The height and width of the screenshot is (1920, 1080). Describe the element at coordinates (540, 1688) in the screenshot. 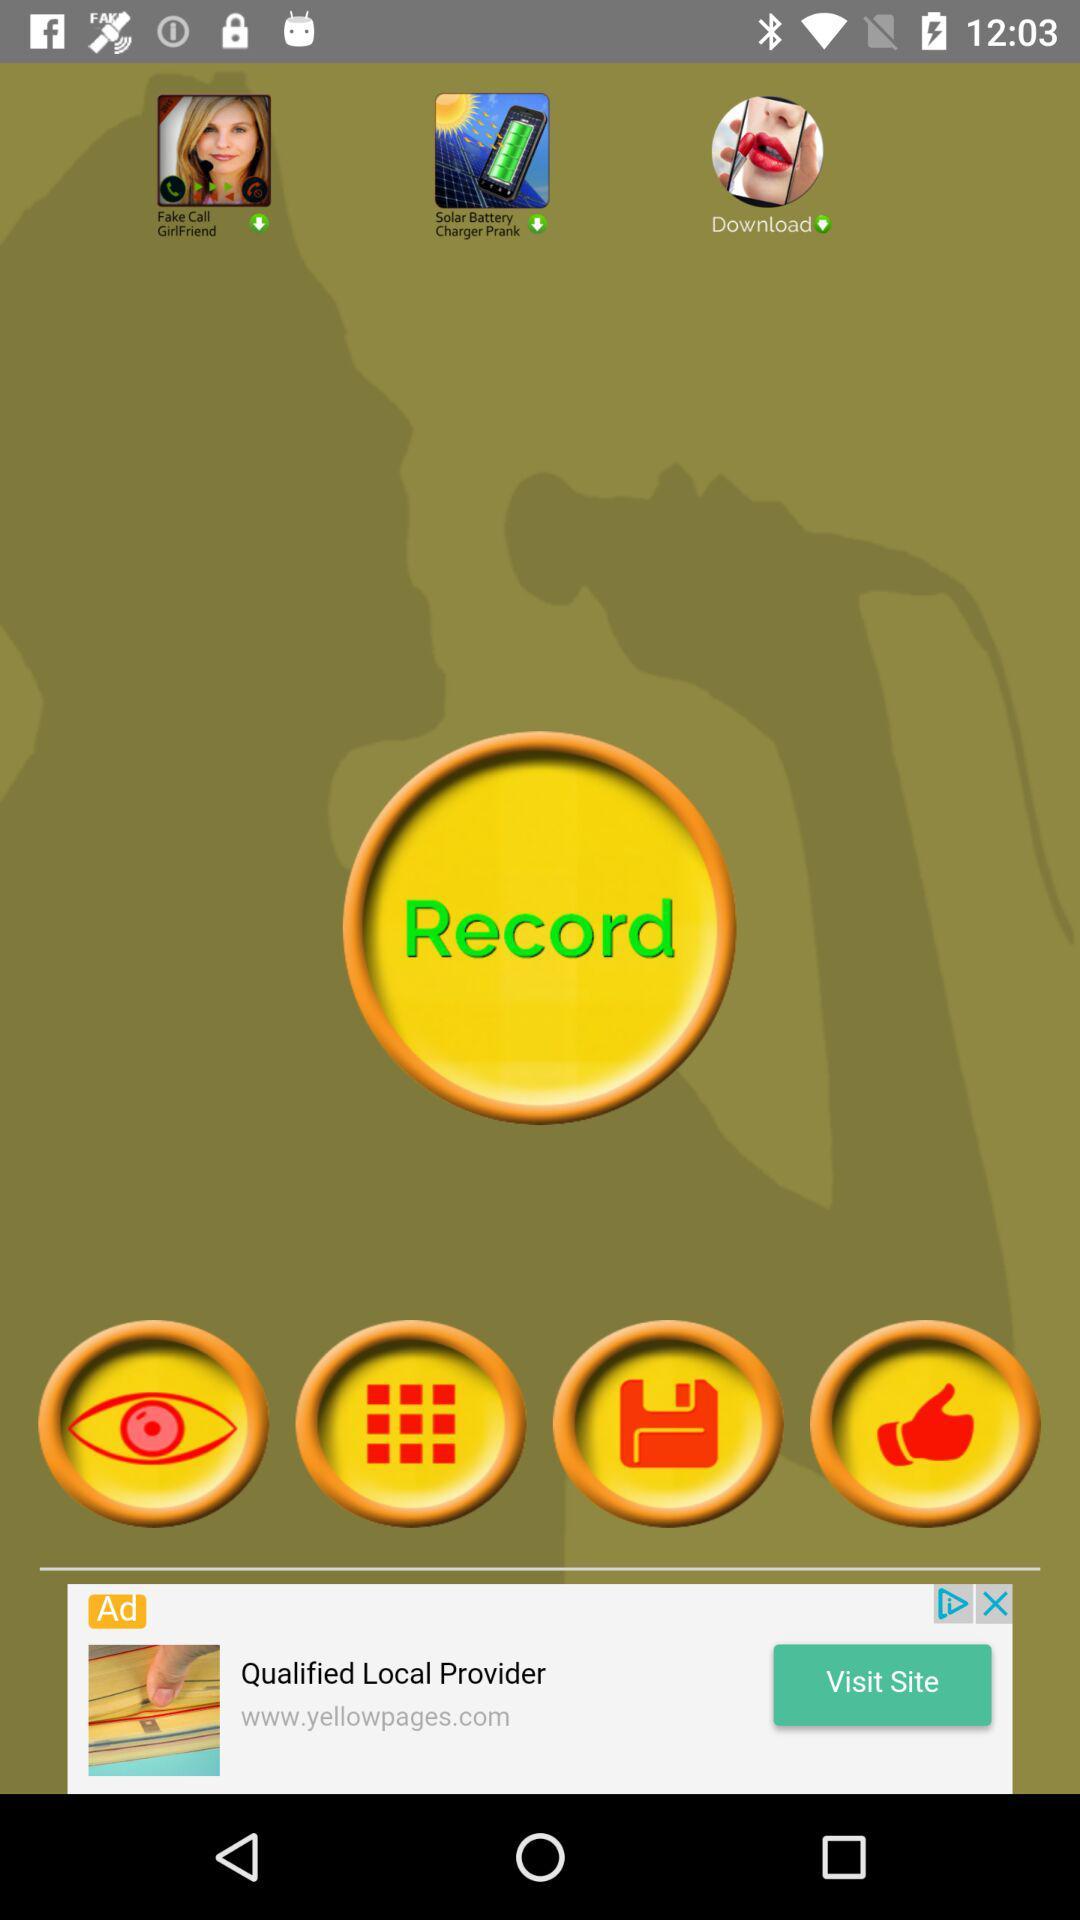

I see `advertisement website` at that location.